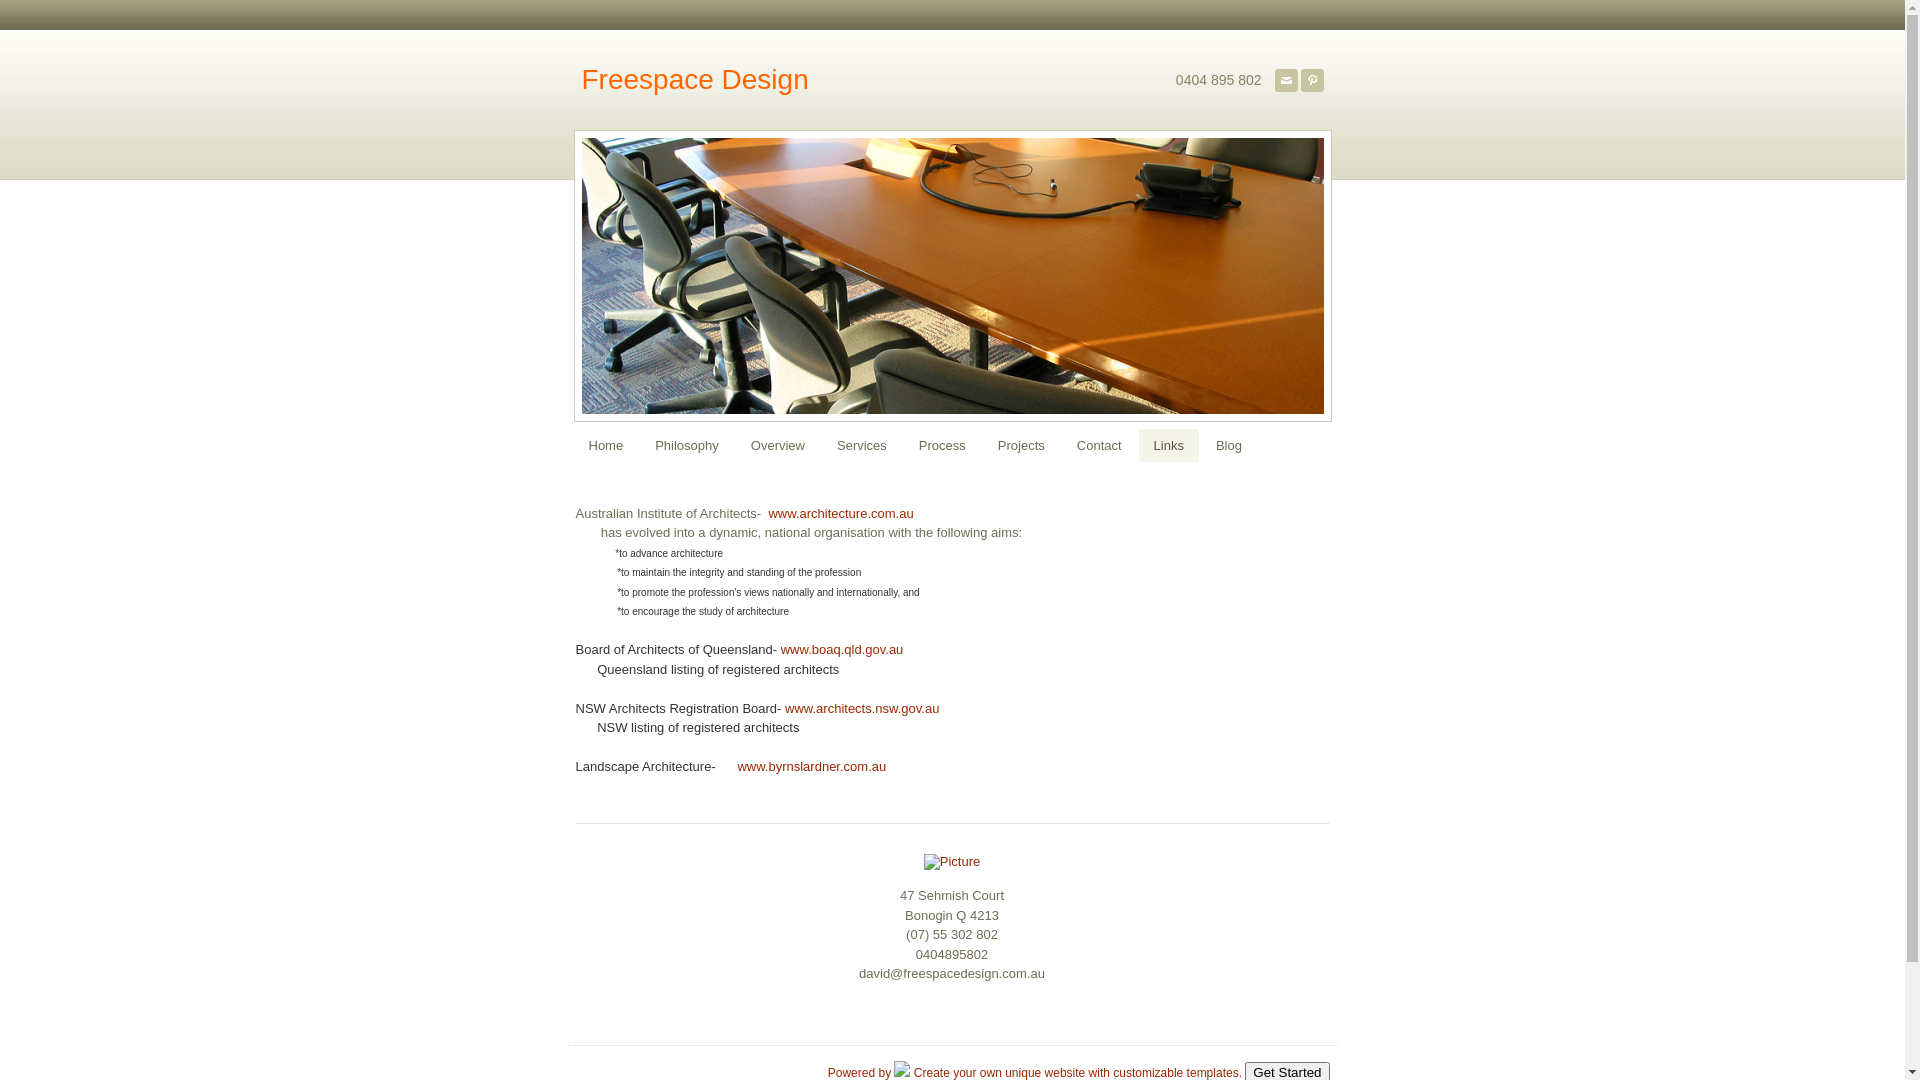  I want to click on 'www.architects.nsw.gov.au', so click(862, 706).